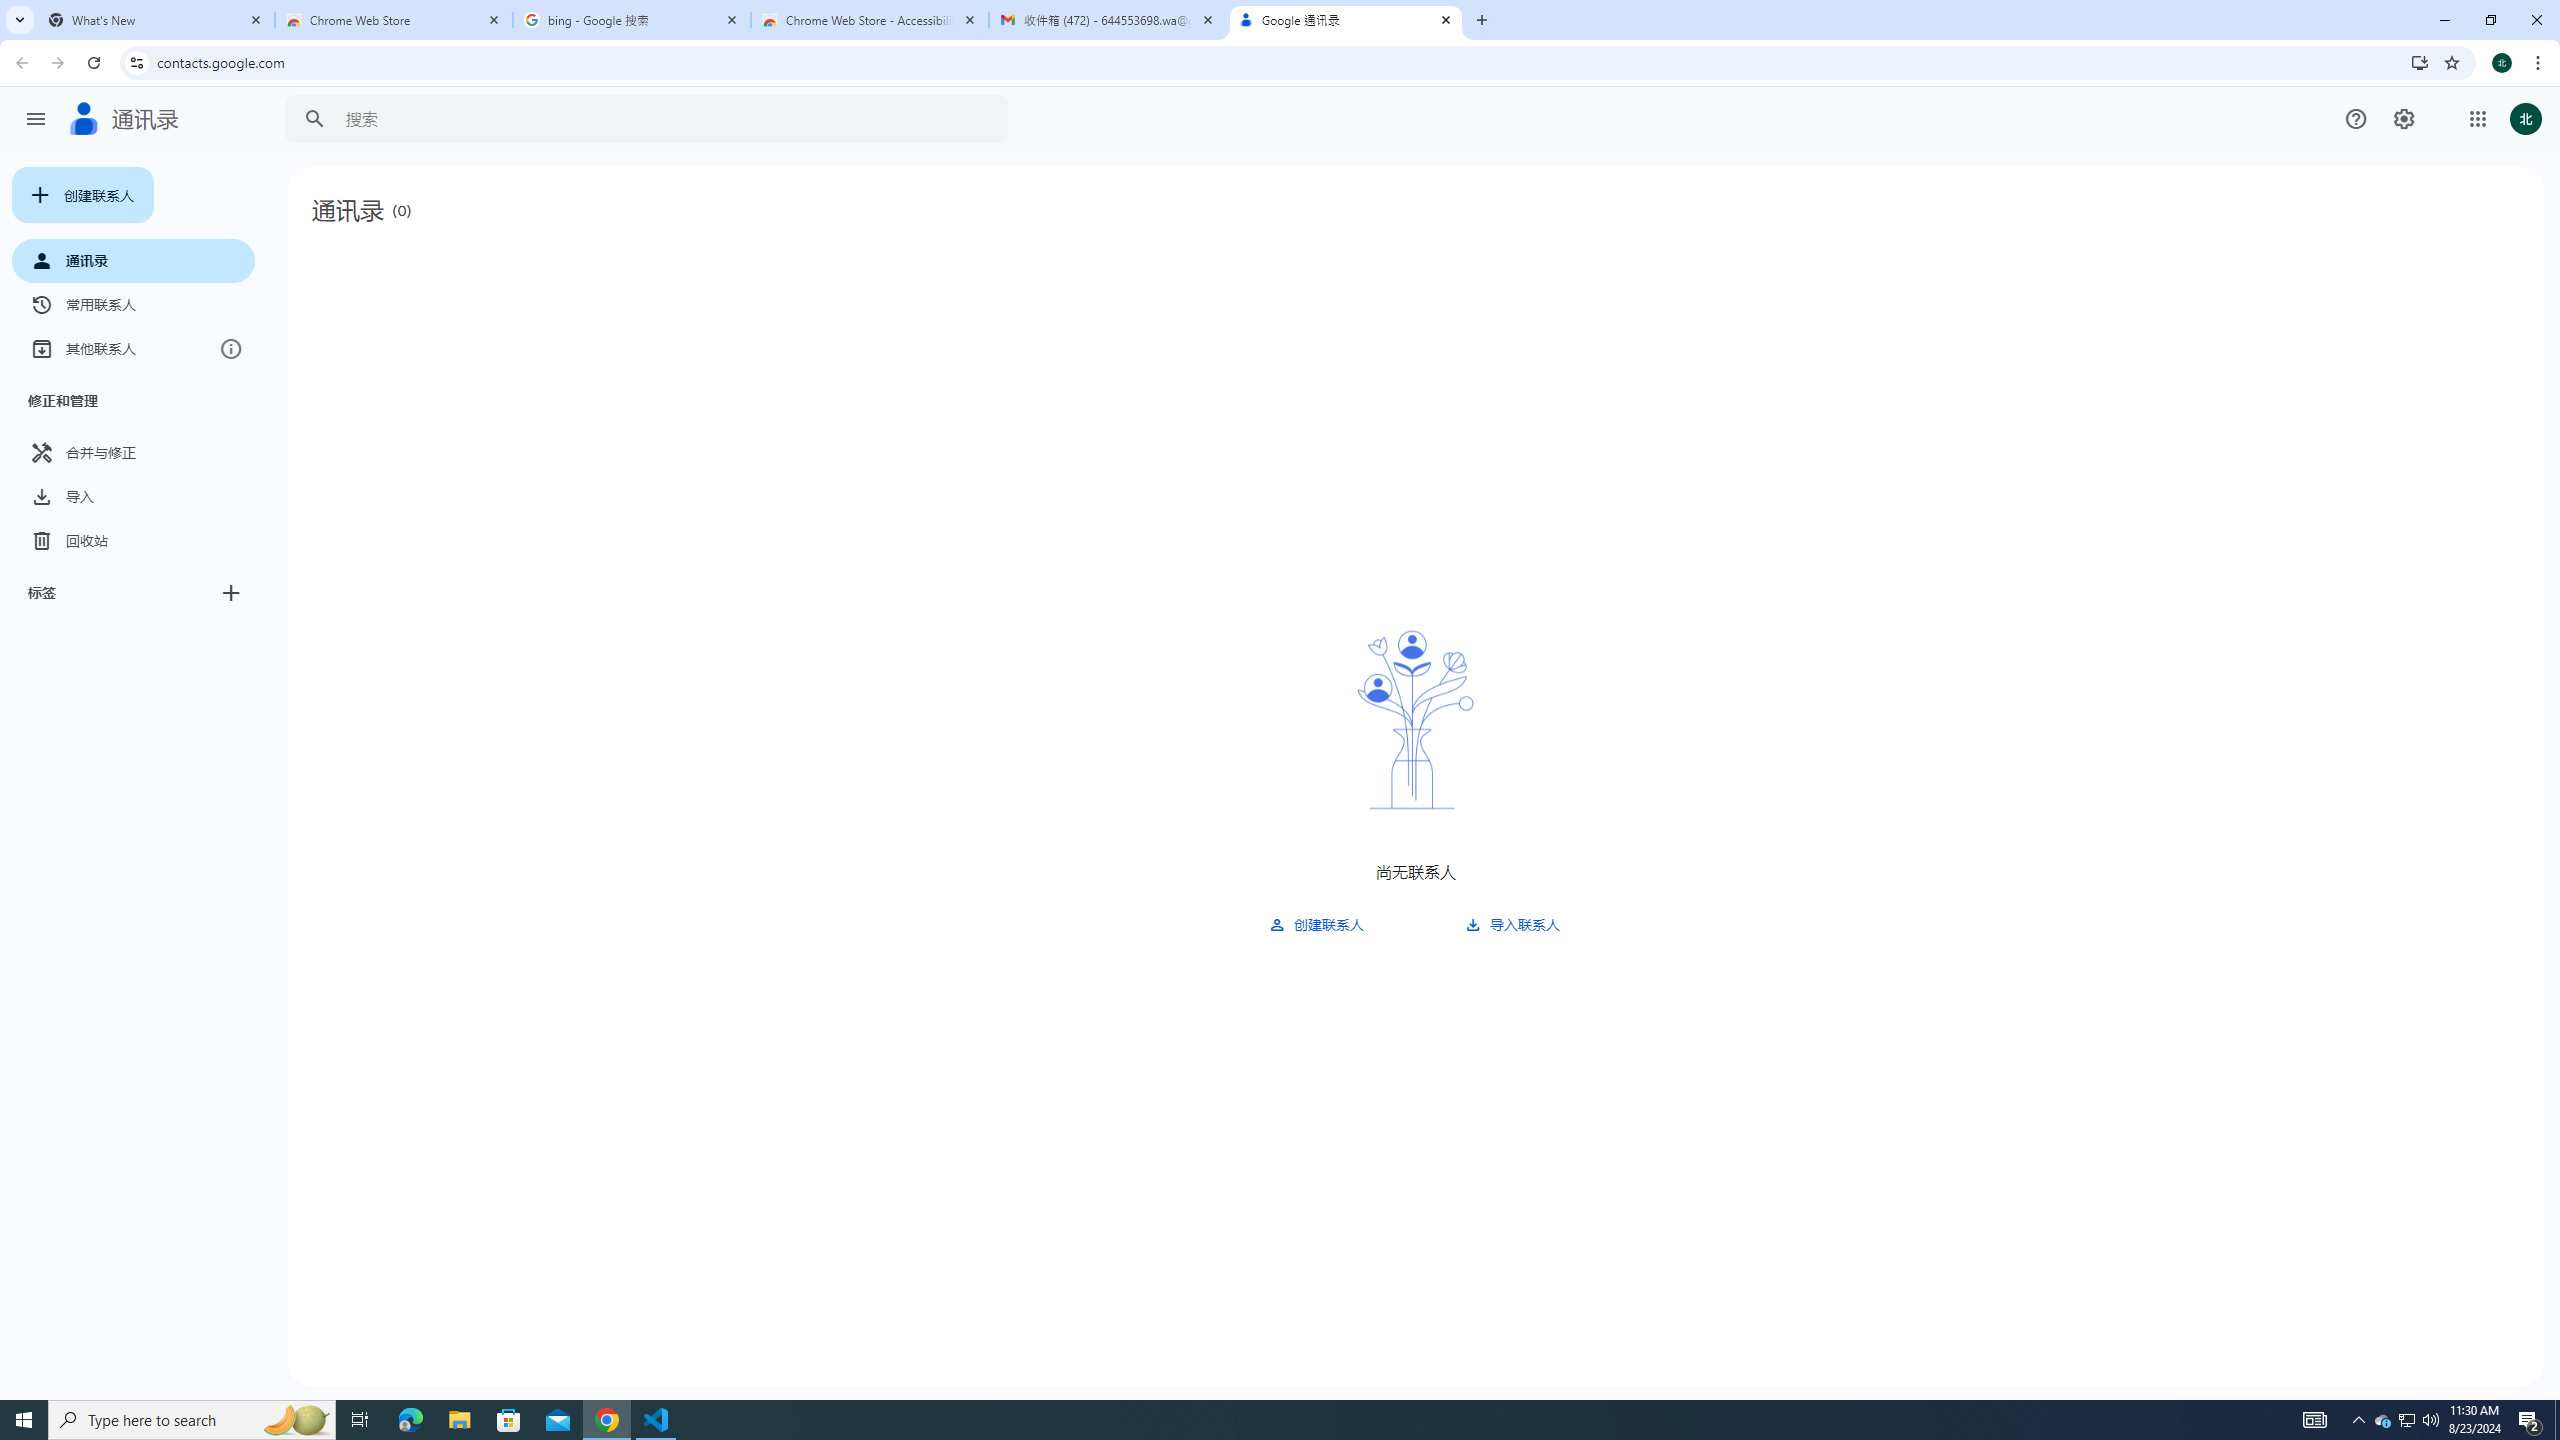  Describe the element at coordinates (394, 19) in the screenshot. I see `'Chrome Web Store'` at that location.